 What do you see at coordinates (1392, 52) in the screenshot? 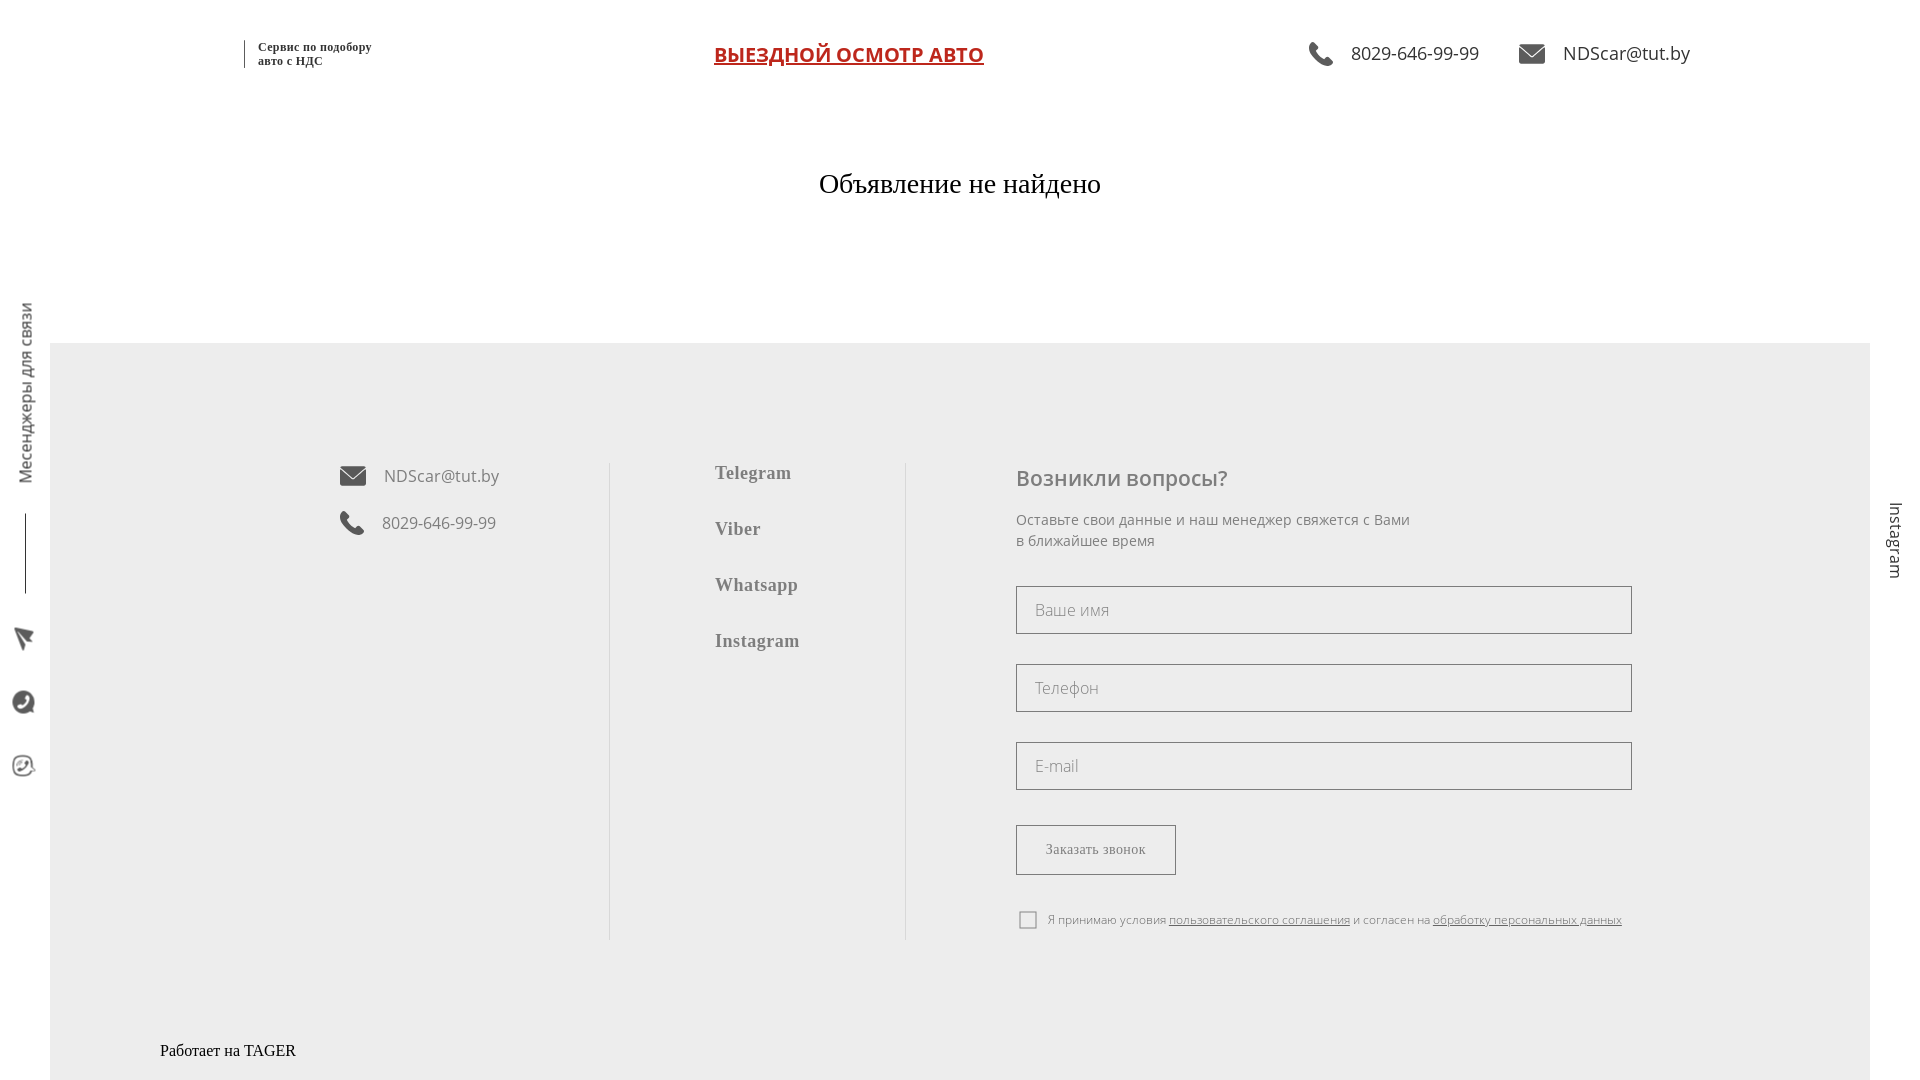
I see `'8029-646-99-99'` at bounding box center [1392, 52].